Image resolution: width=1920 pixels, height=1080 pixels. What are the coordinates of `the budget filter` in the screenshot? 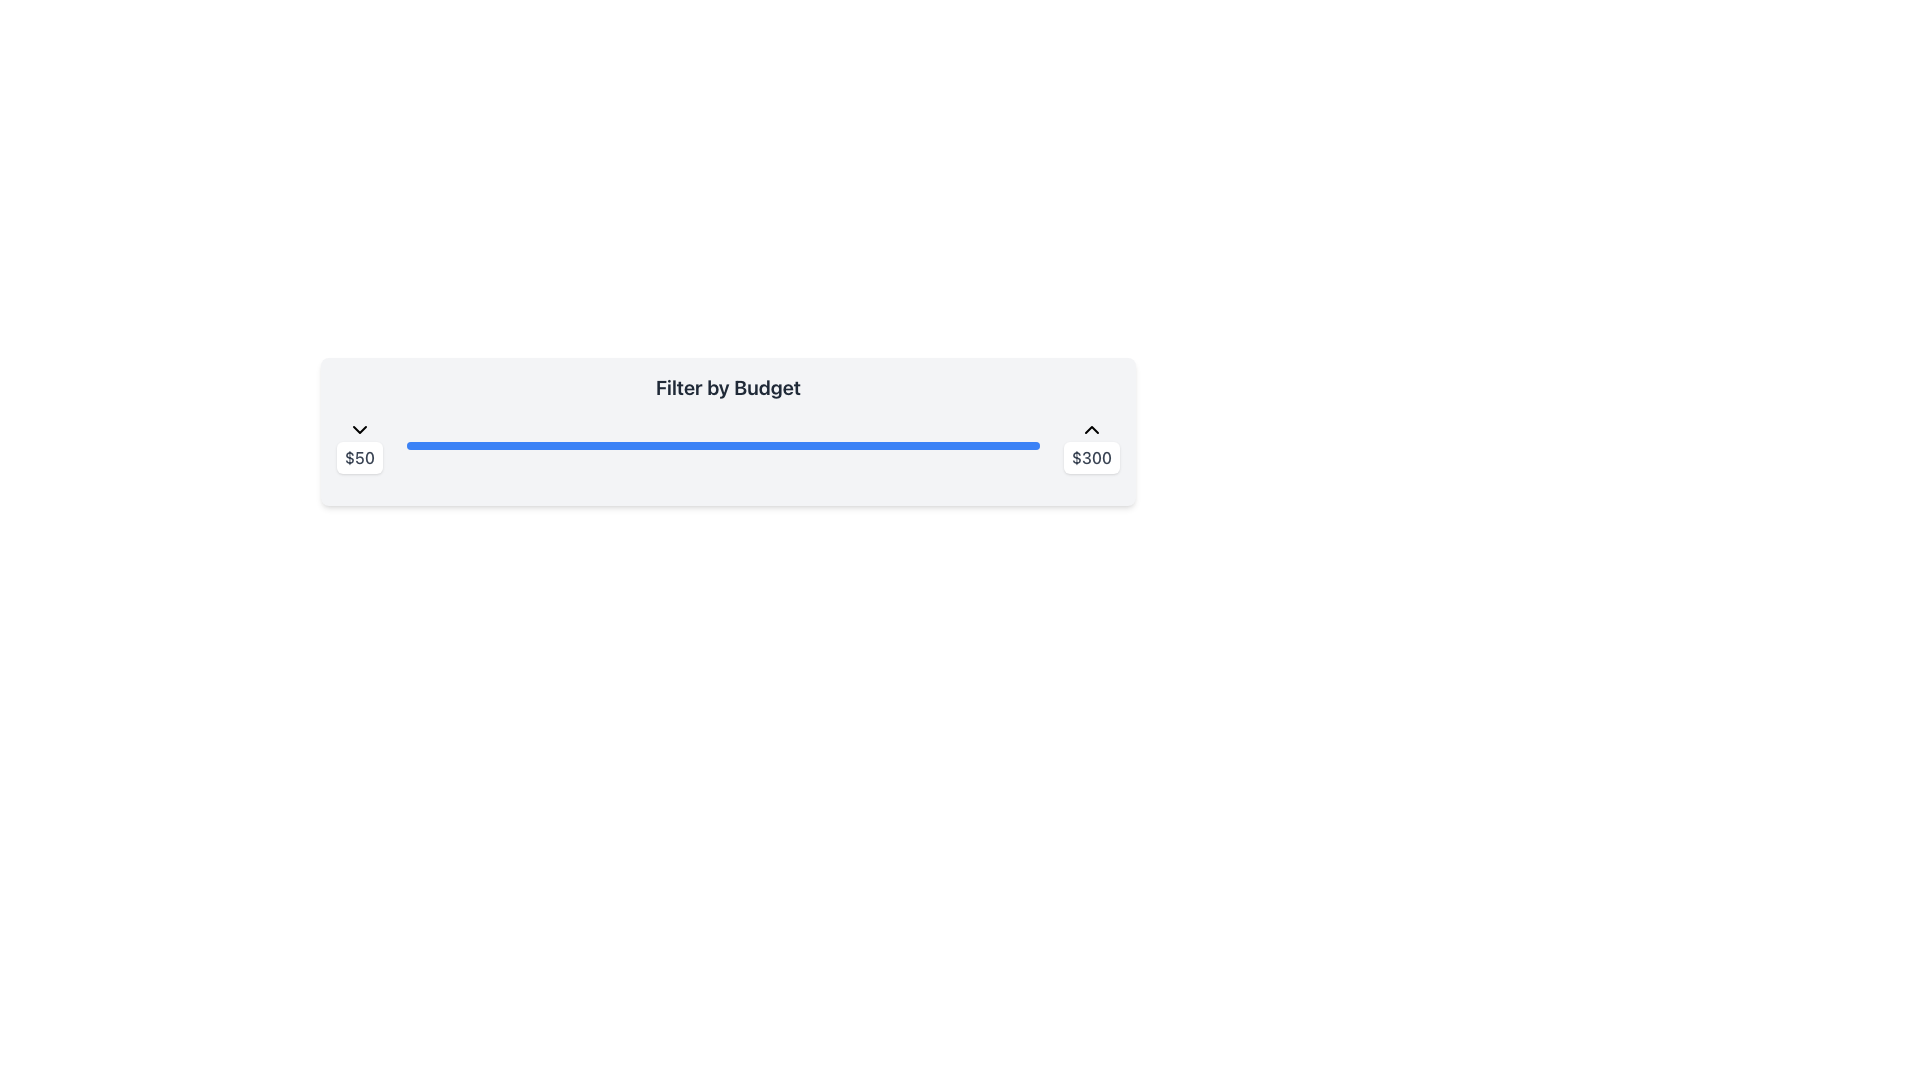 It's located at (750, 445).